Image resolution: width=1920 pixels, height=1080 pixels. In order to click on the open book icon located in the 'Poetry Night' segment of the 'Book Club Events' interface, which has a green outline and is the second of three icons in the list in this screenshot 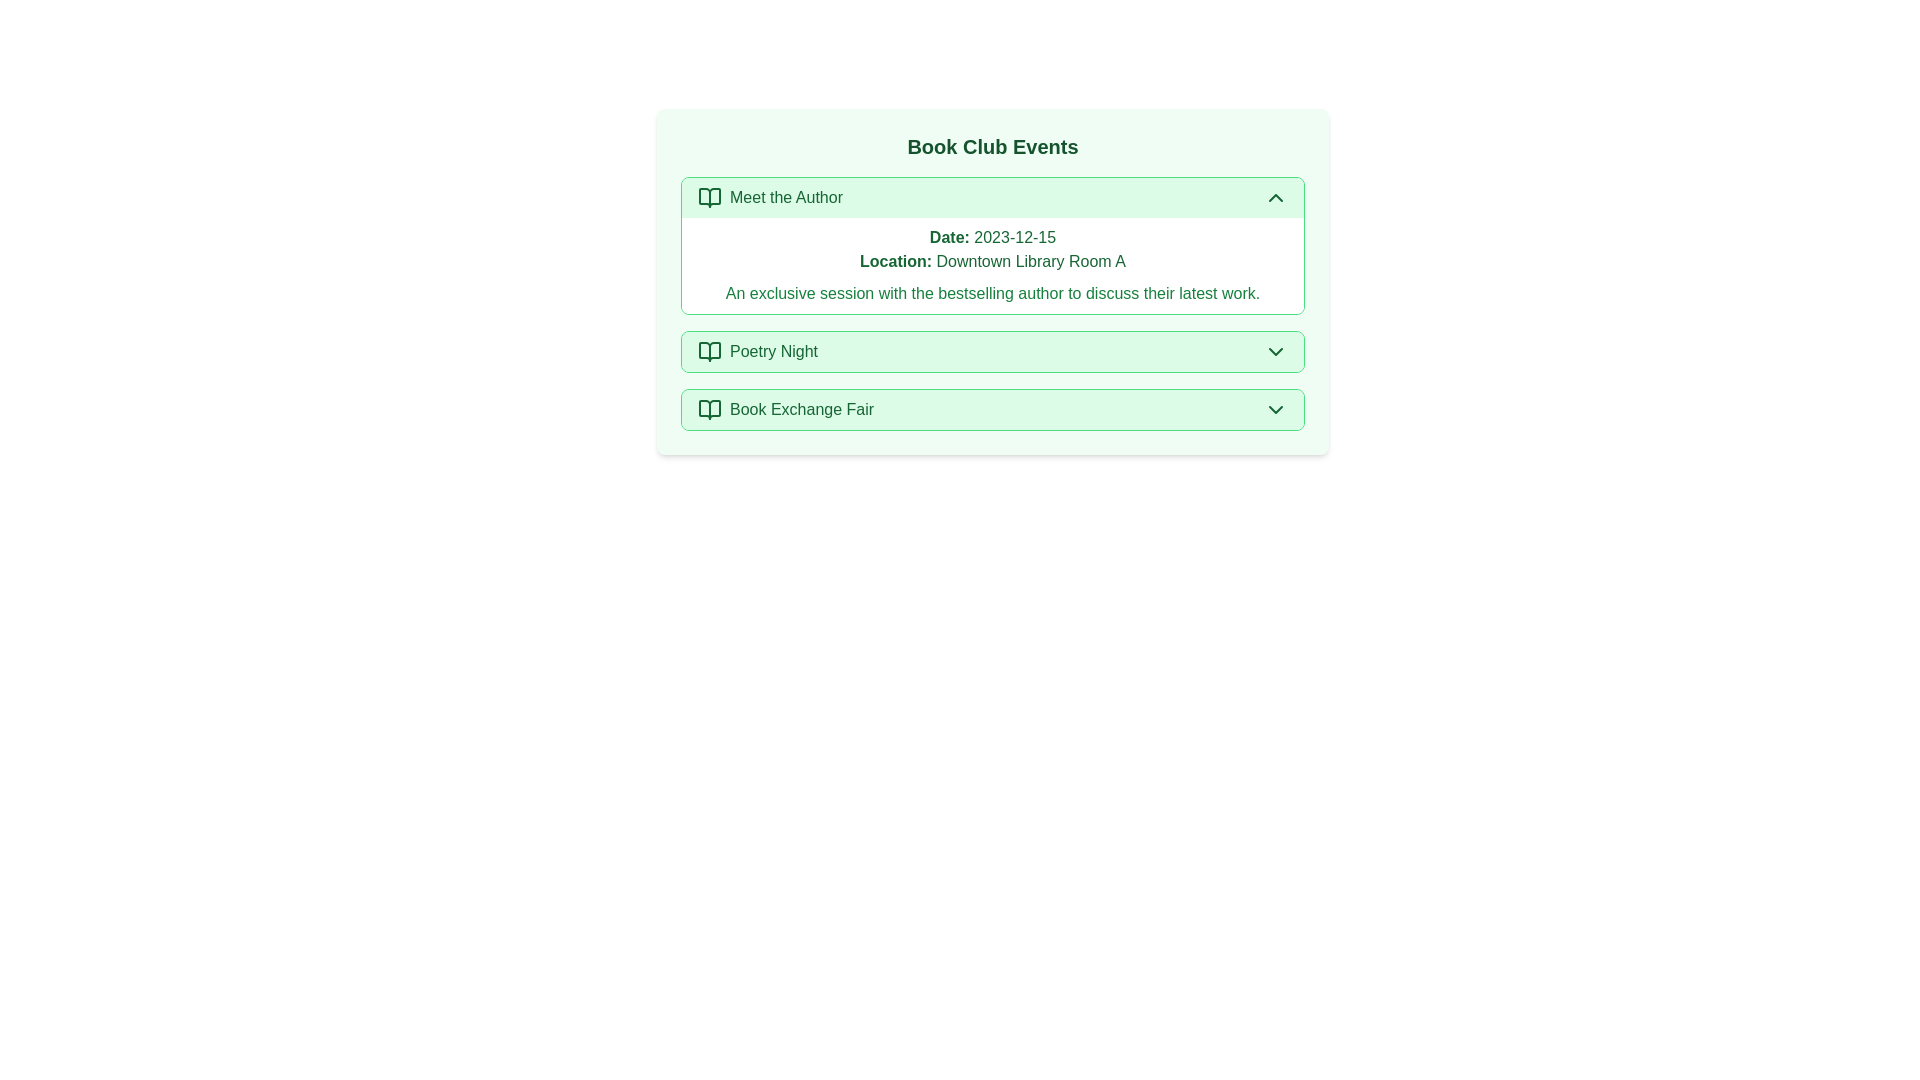, I will do `click(710, 350)`.